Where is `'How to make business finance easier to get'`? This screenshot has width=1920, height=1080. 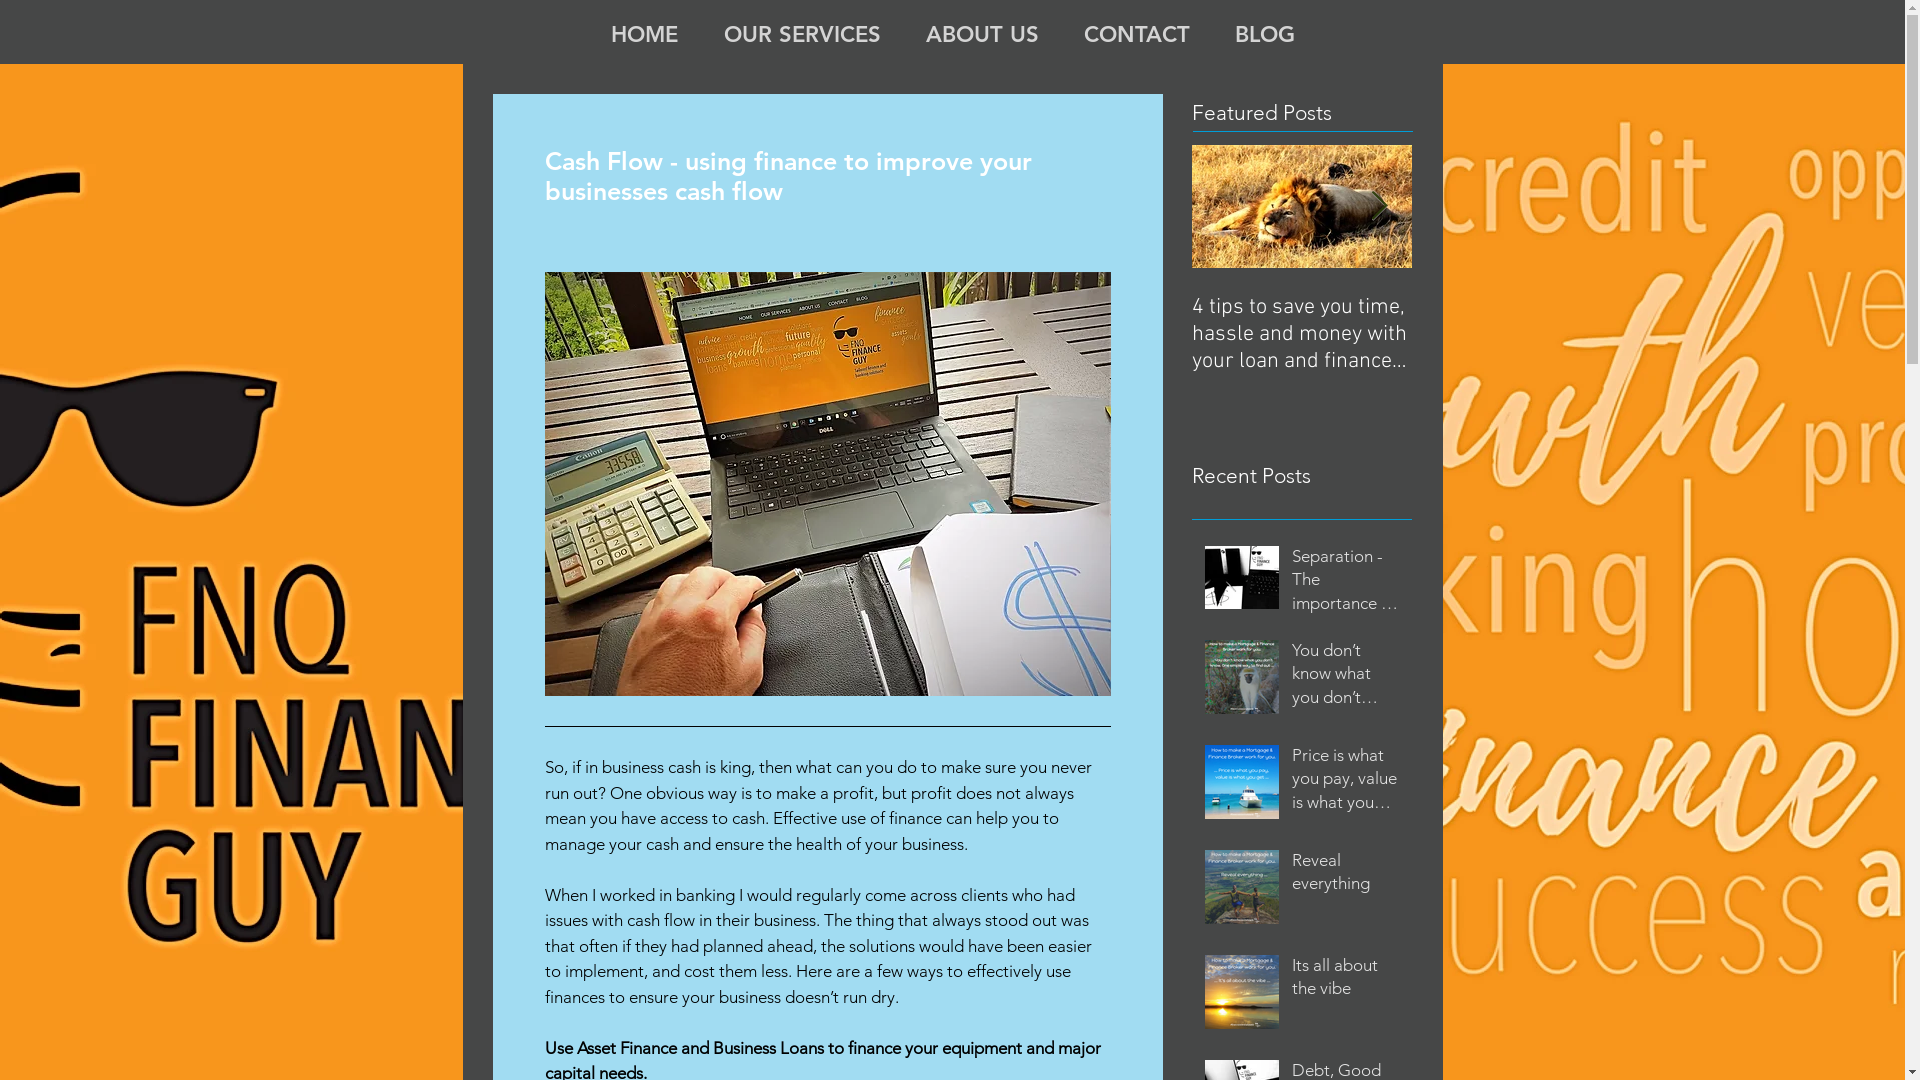
'How to make business finance easier to get' is located at coordinates (1520, 319).